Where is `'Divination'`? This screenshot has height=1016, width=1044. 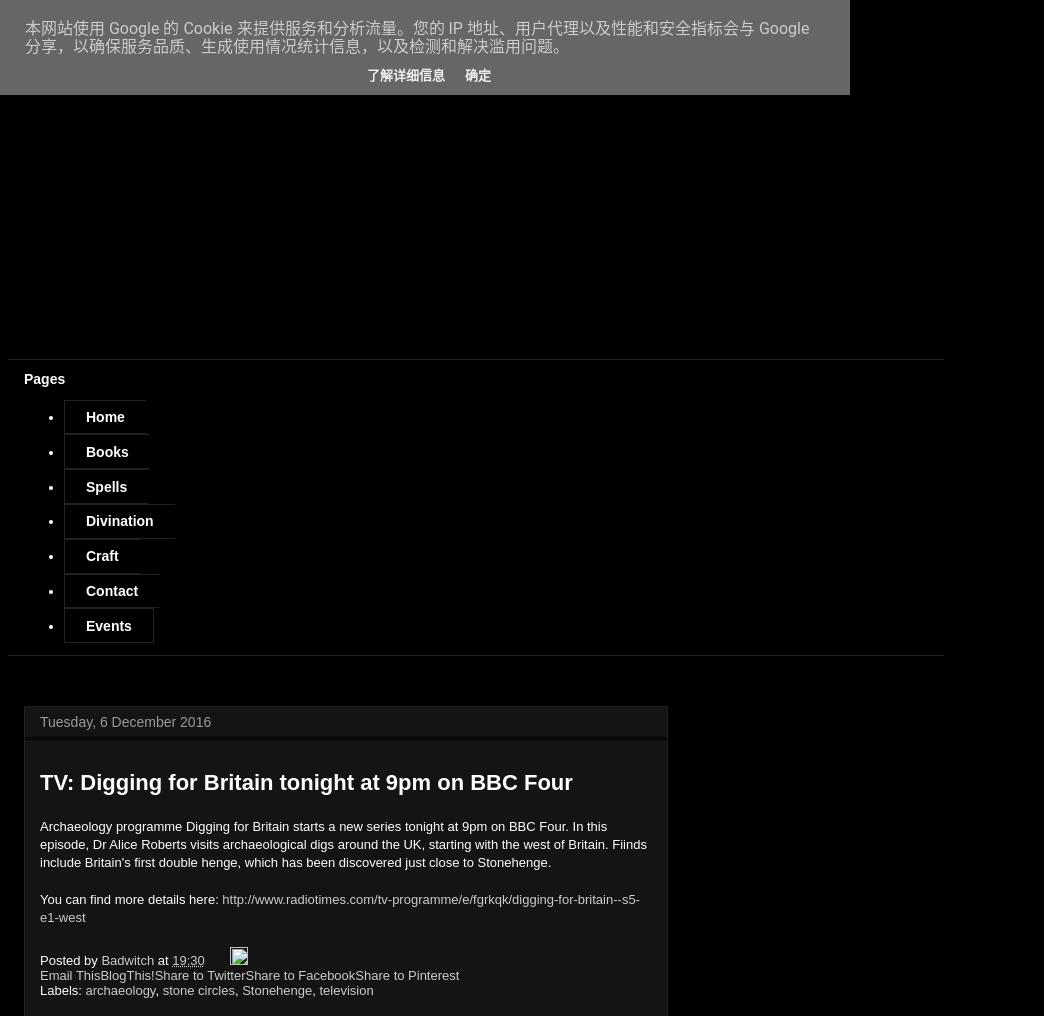 'Divination' is located at coordinates (119, 520).